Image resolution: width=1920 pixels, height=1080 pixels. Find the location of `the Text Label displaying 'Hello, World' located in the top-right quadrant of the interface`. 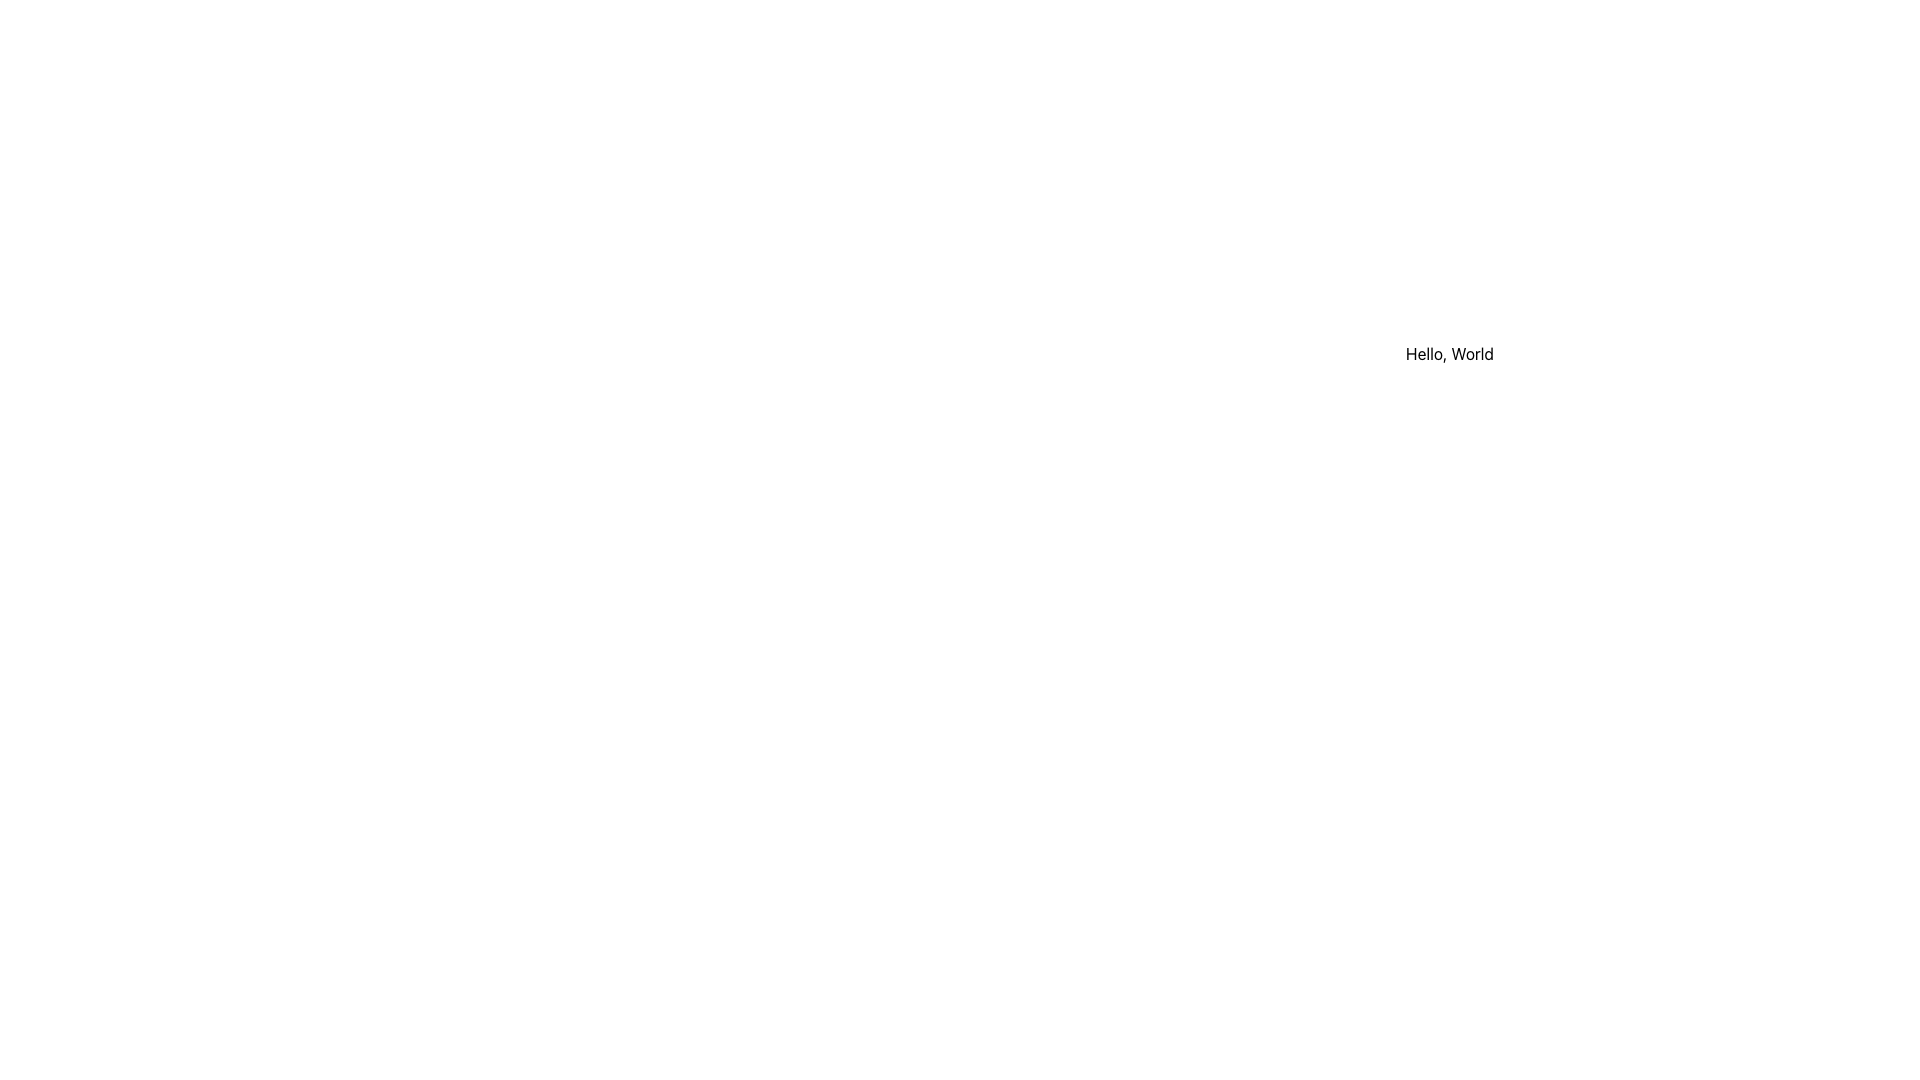

the Text Label displaying 'Hello, World' located in the top-right quadrant of the interface is located at coordinates (1449, 353).